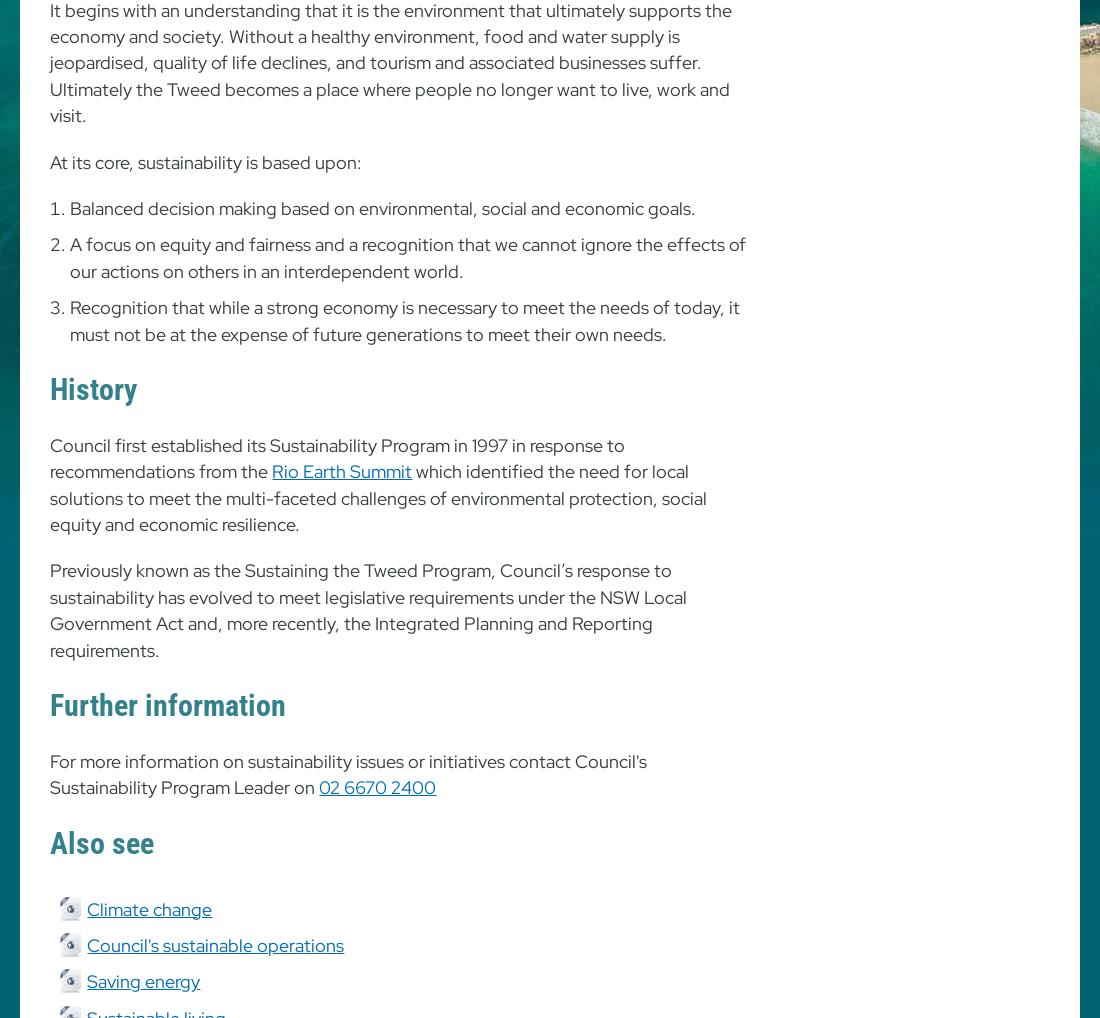  Describe the element at coordinates (49, 704) in the screenshot. I see `'Further information'` at that location.